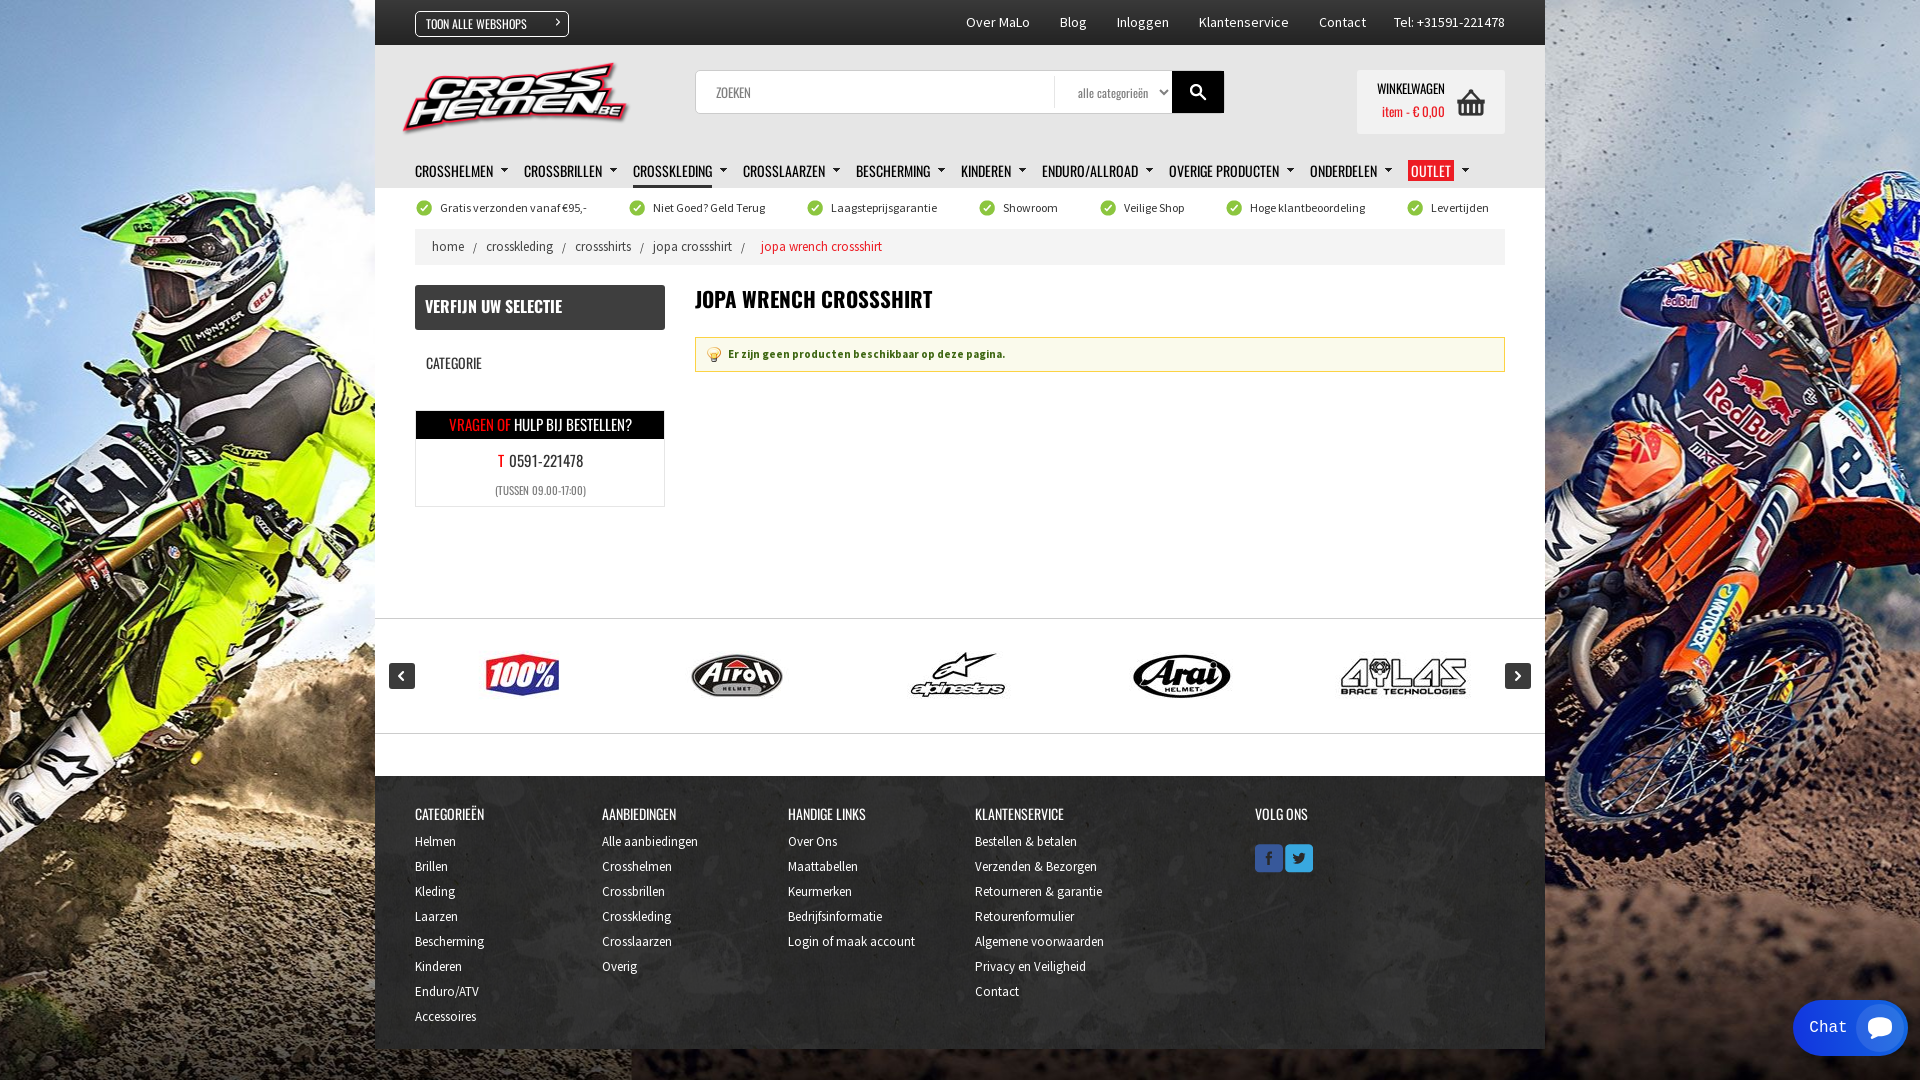 The width and height of the screenshot is (1920, 1080). Describe the element at coordinates (786, 889) in the screenshot. I see `'Keurmerken'` at that location.